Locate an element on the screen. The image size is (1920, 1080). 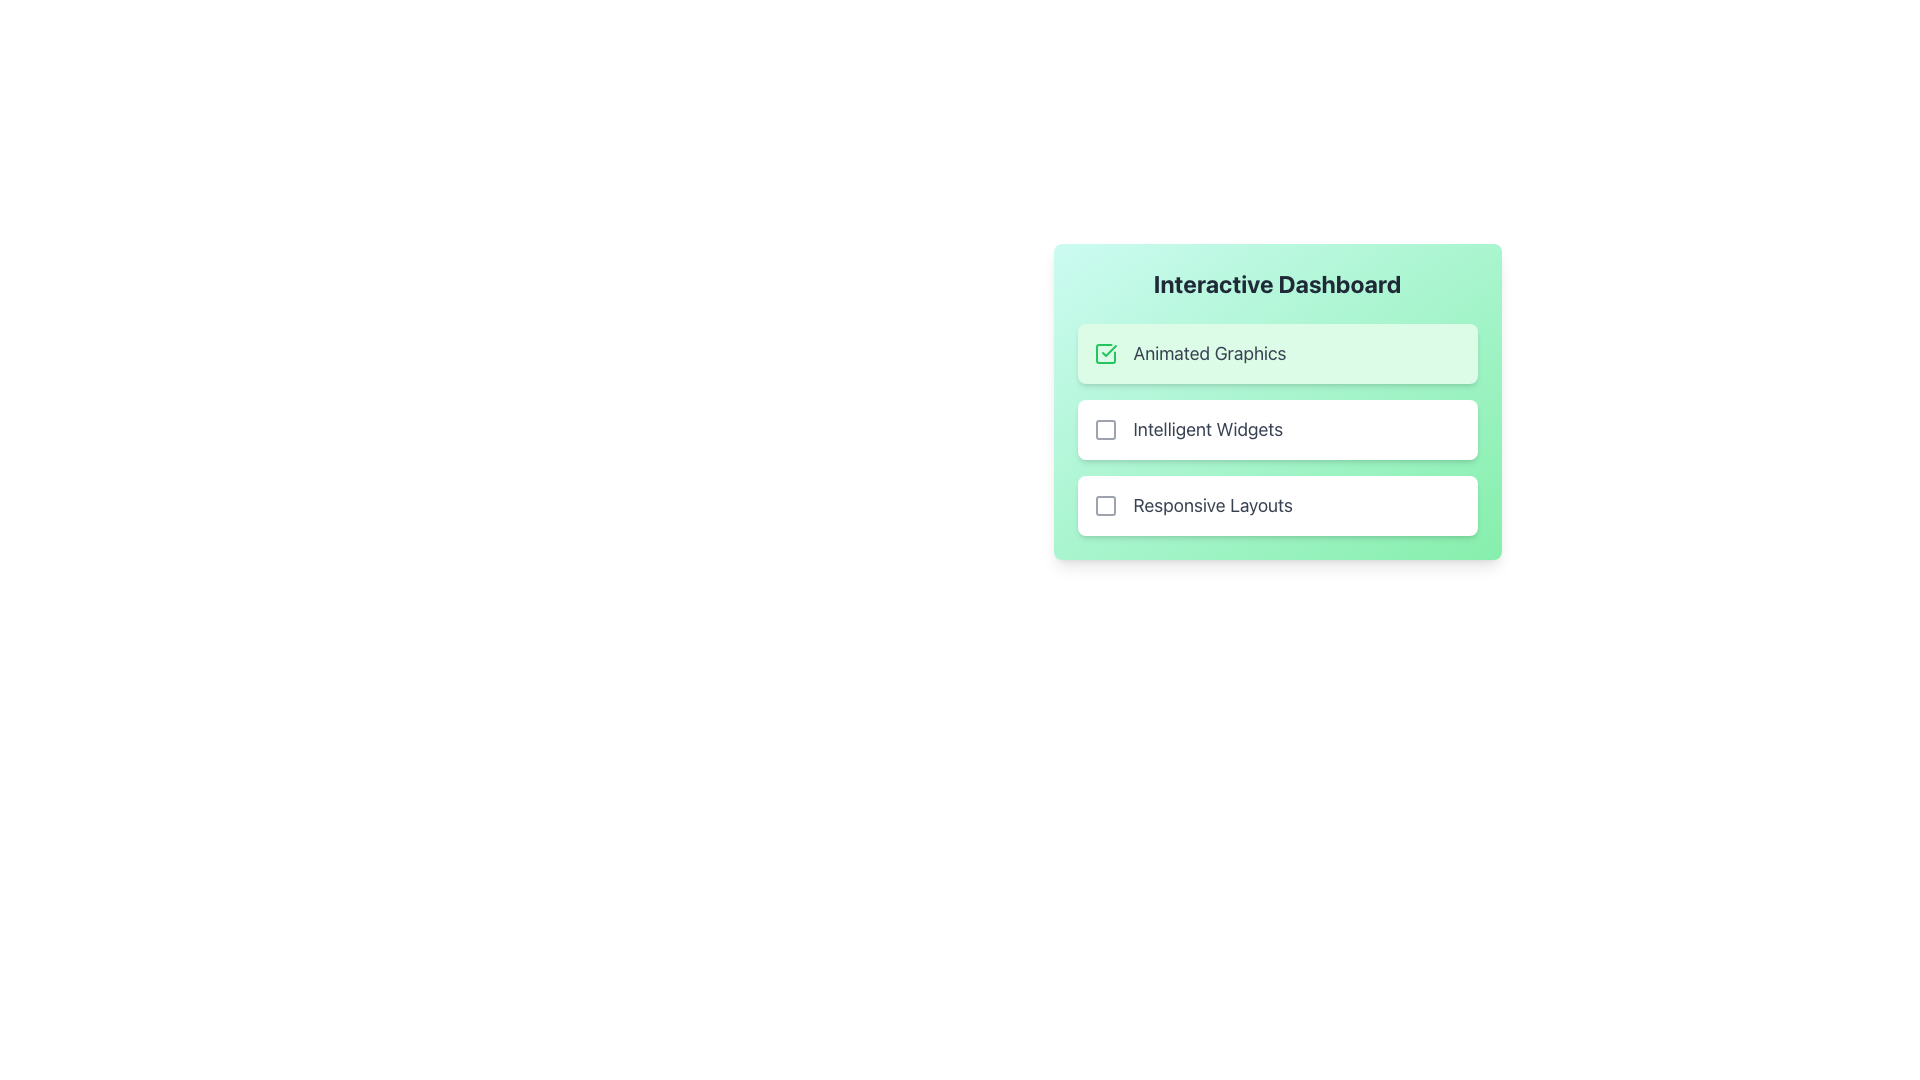
the first selectable list item labeled 'Animated Graphics' to deselect it is located at coordinates (1276, 353).